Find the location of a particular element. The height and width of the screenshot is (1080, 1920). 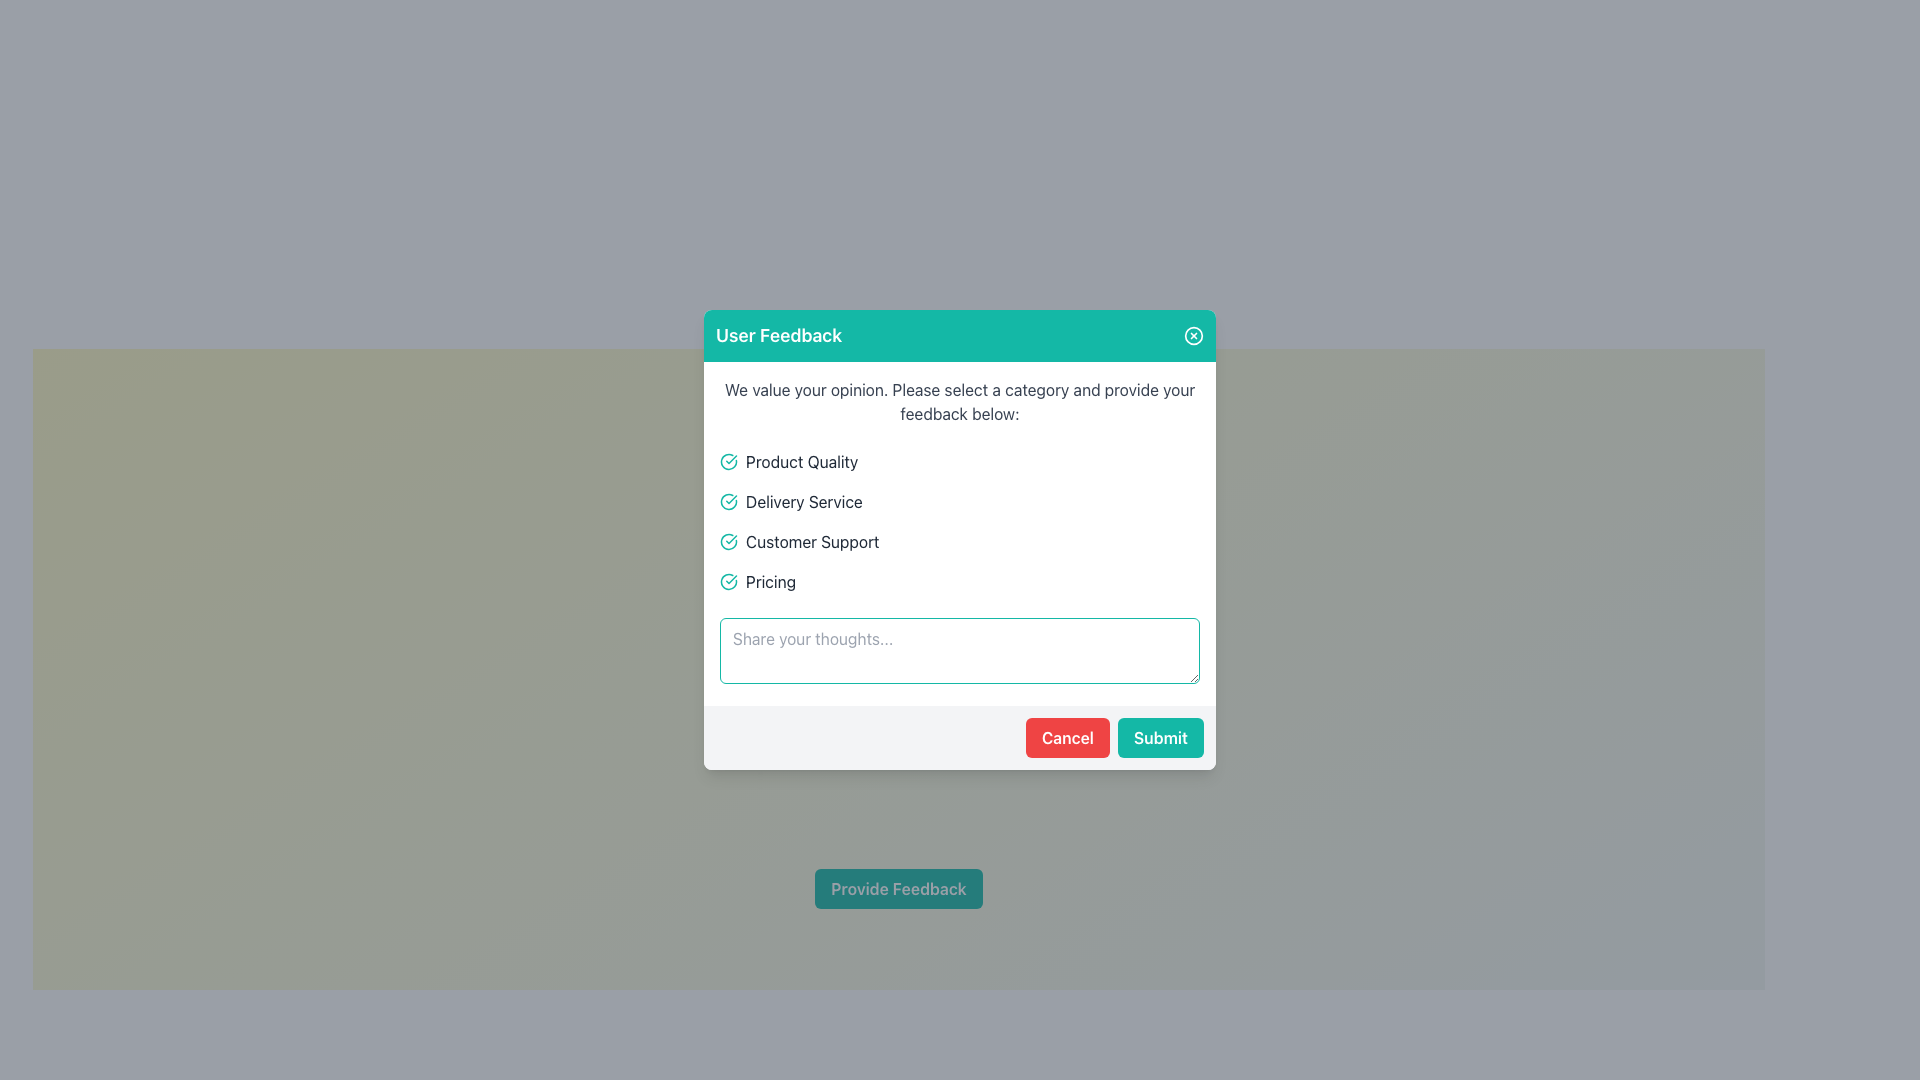

the checkbox labeled 'Pricing' is located at coordinates (960, 582).